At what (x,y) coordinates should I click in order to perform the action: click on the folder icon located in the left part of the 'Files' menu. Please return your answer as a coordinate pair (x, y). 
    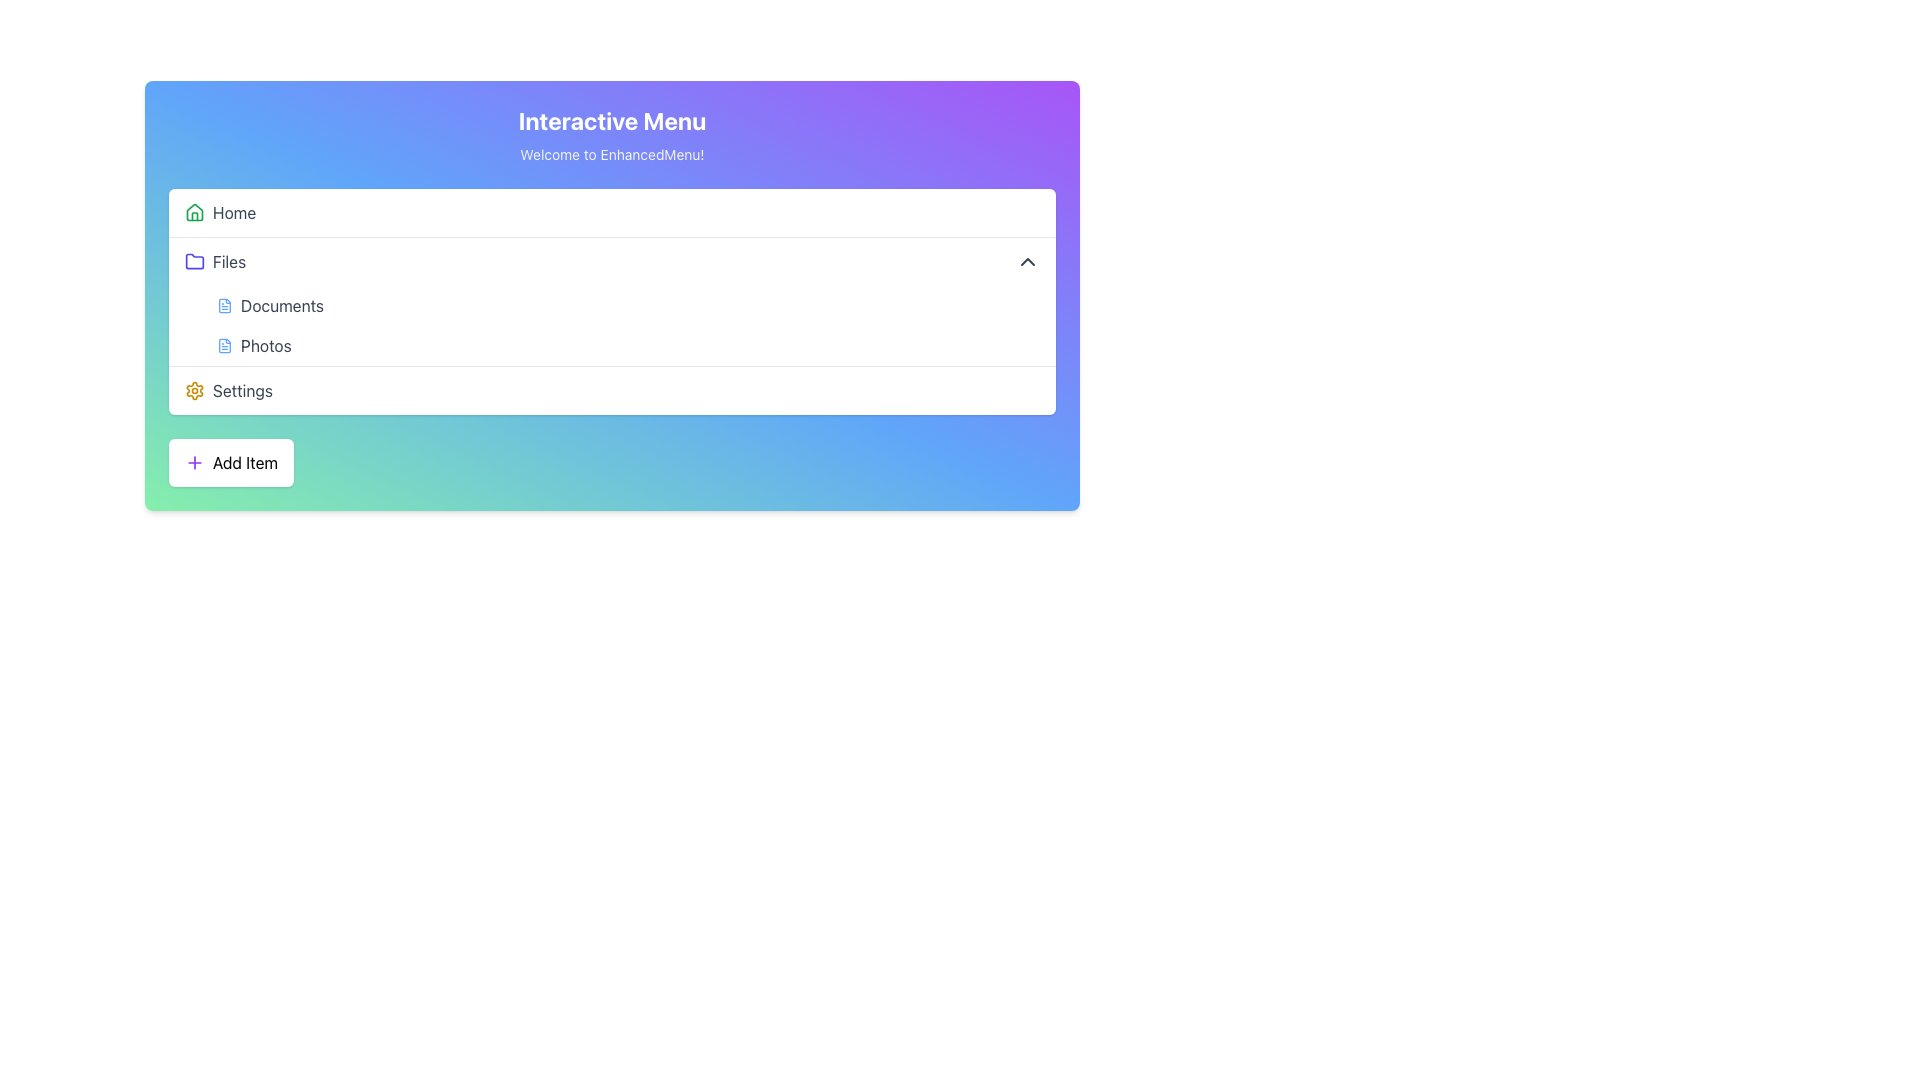
    Looking at the image, I should click on (195, 261).